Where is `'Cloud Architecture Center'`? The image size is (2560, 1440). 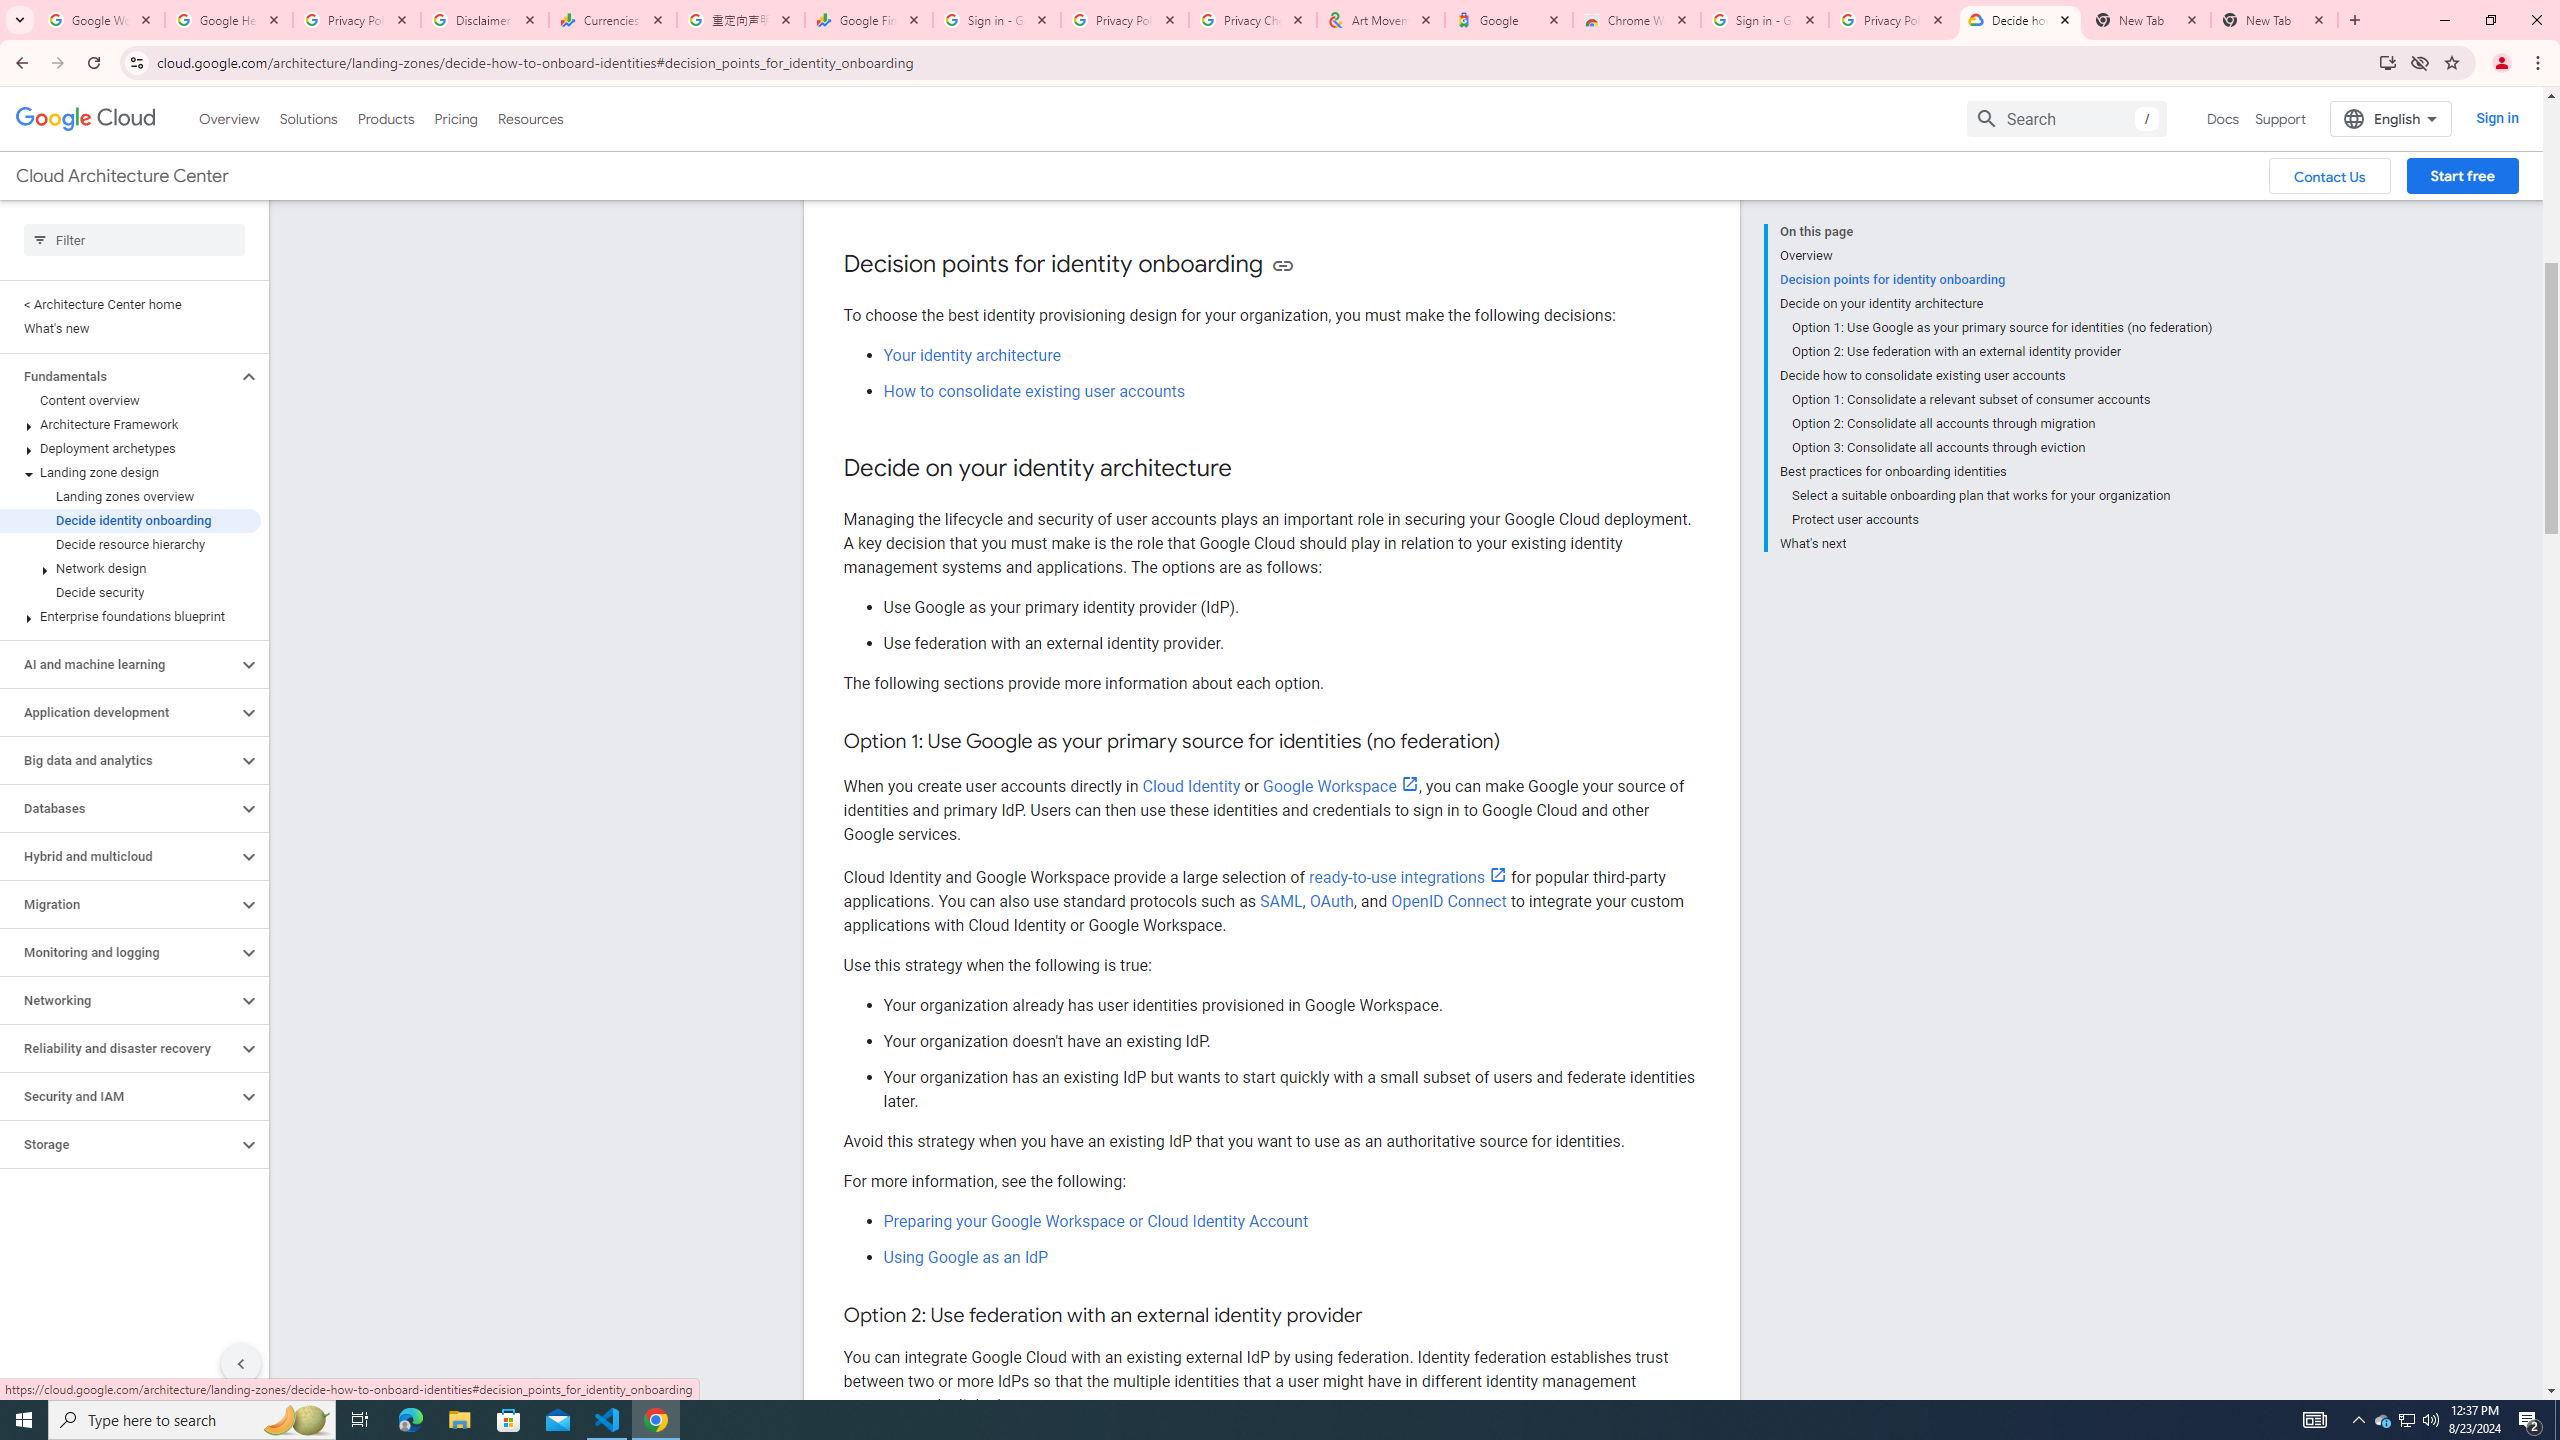
'Cloud Architecture Center' is located at coordinates (121, 176).